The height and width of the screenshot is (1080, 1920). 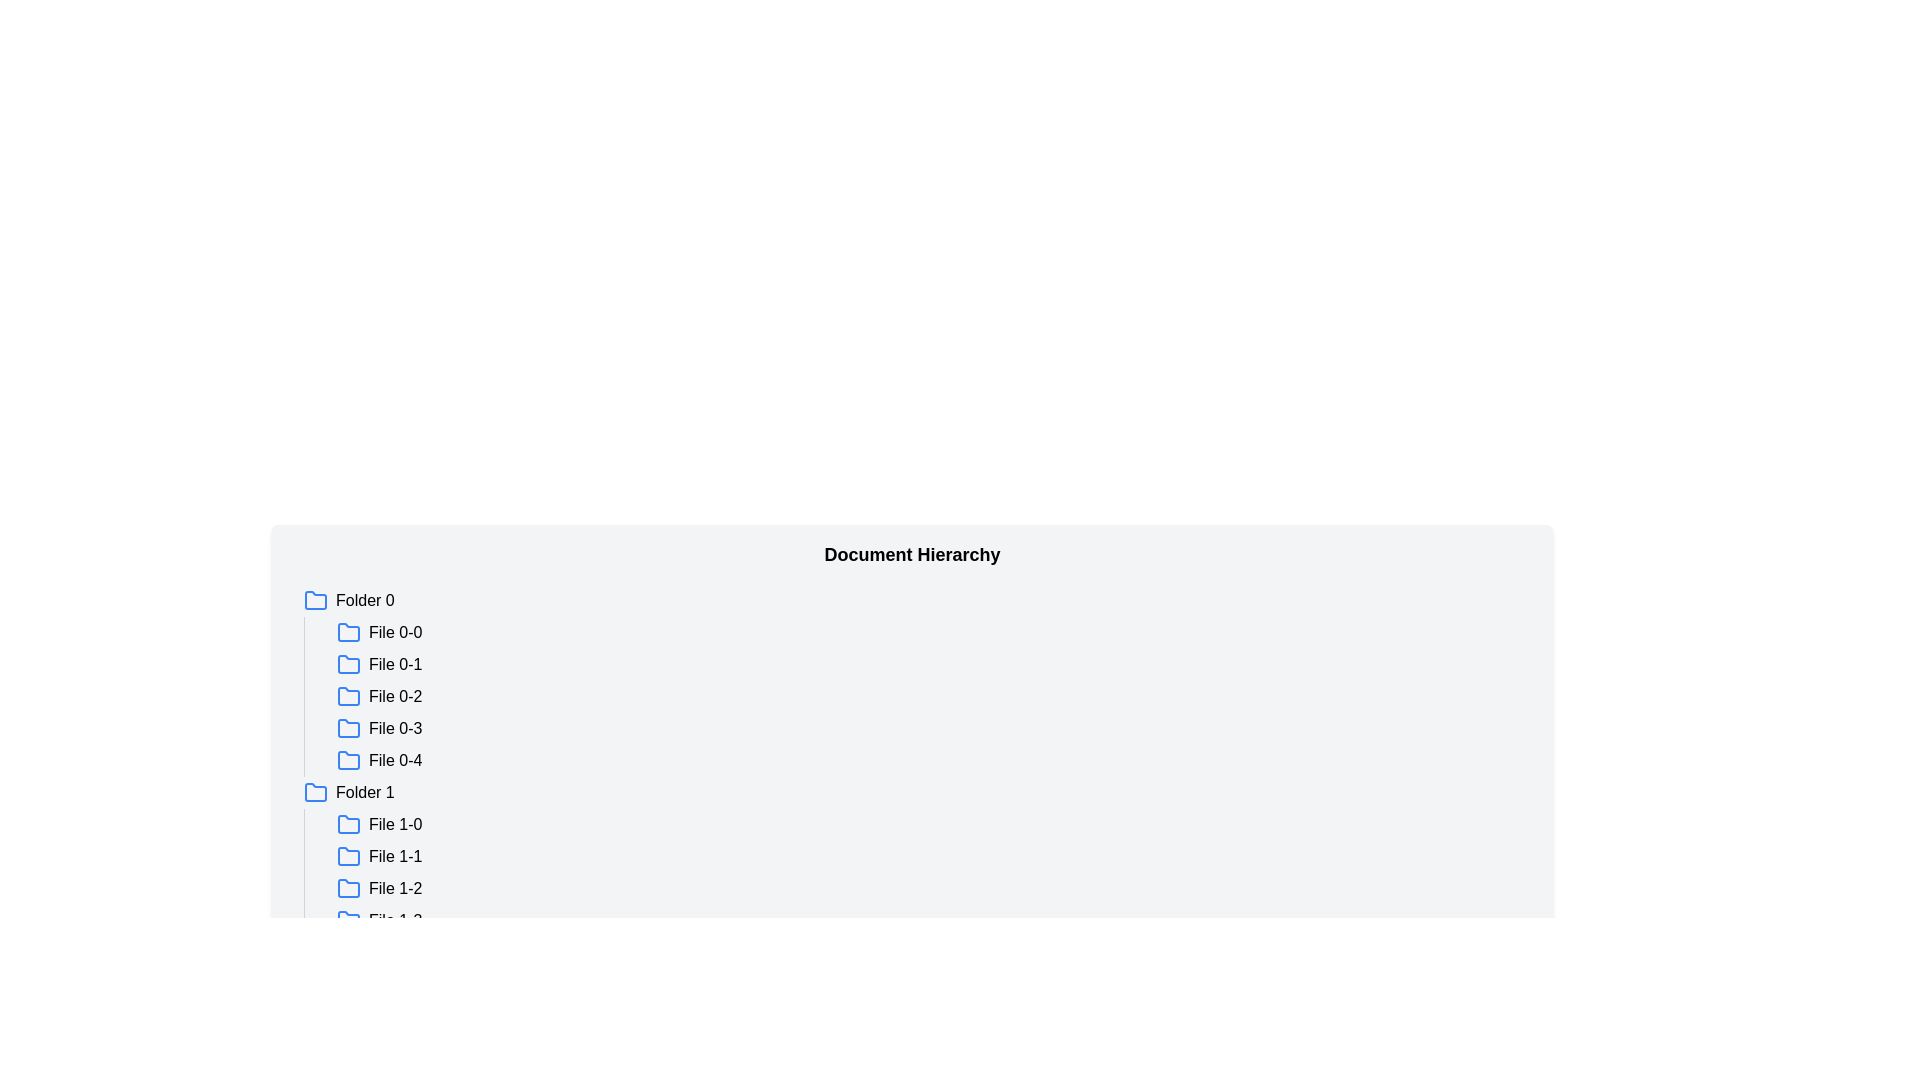 What do you see at coordinates (315, 599) in the screenshot?
I see `the folder icon representing 'Folder 0' in the Document Hierarchy section` at bounding box center [315, 599].